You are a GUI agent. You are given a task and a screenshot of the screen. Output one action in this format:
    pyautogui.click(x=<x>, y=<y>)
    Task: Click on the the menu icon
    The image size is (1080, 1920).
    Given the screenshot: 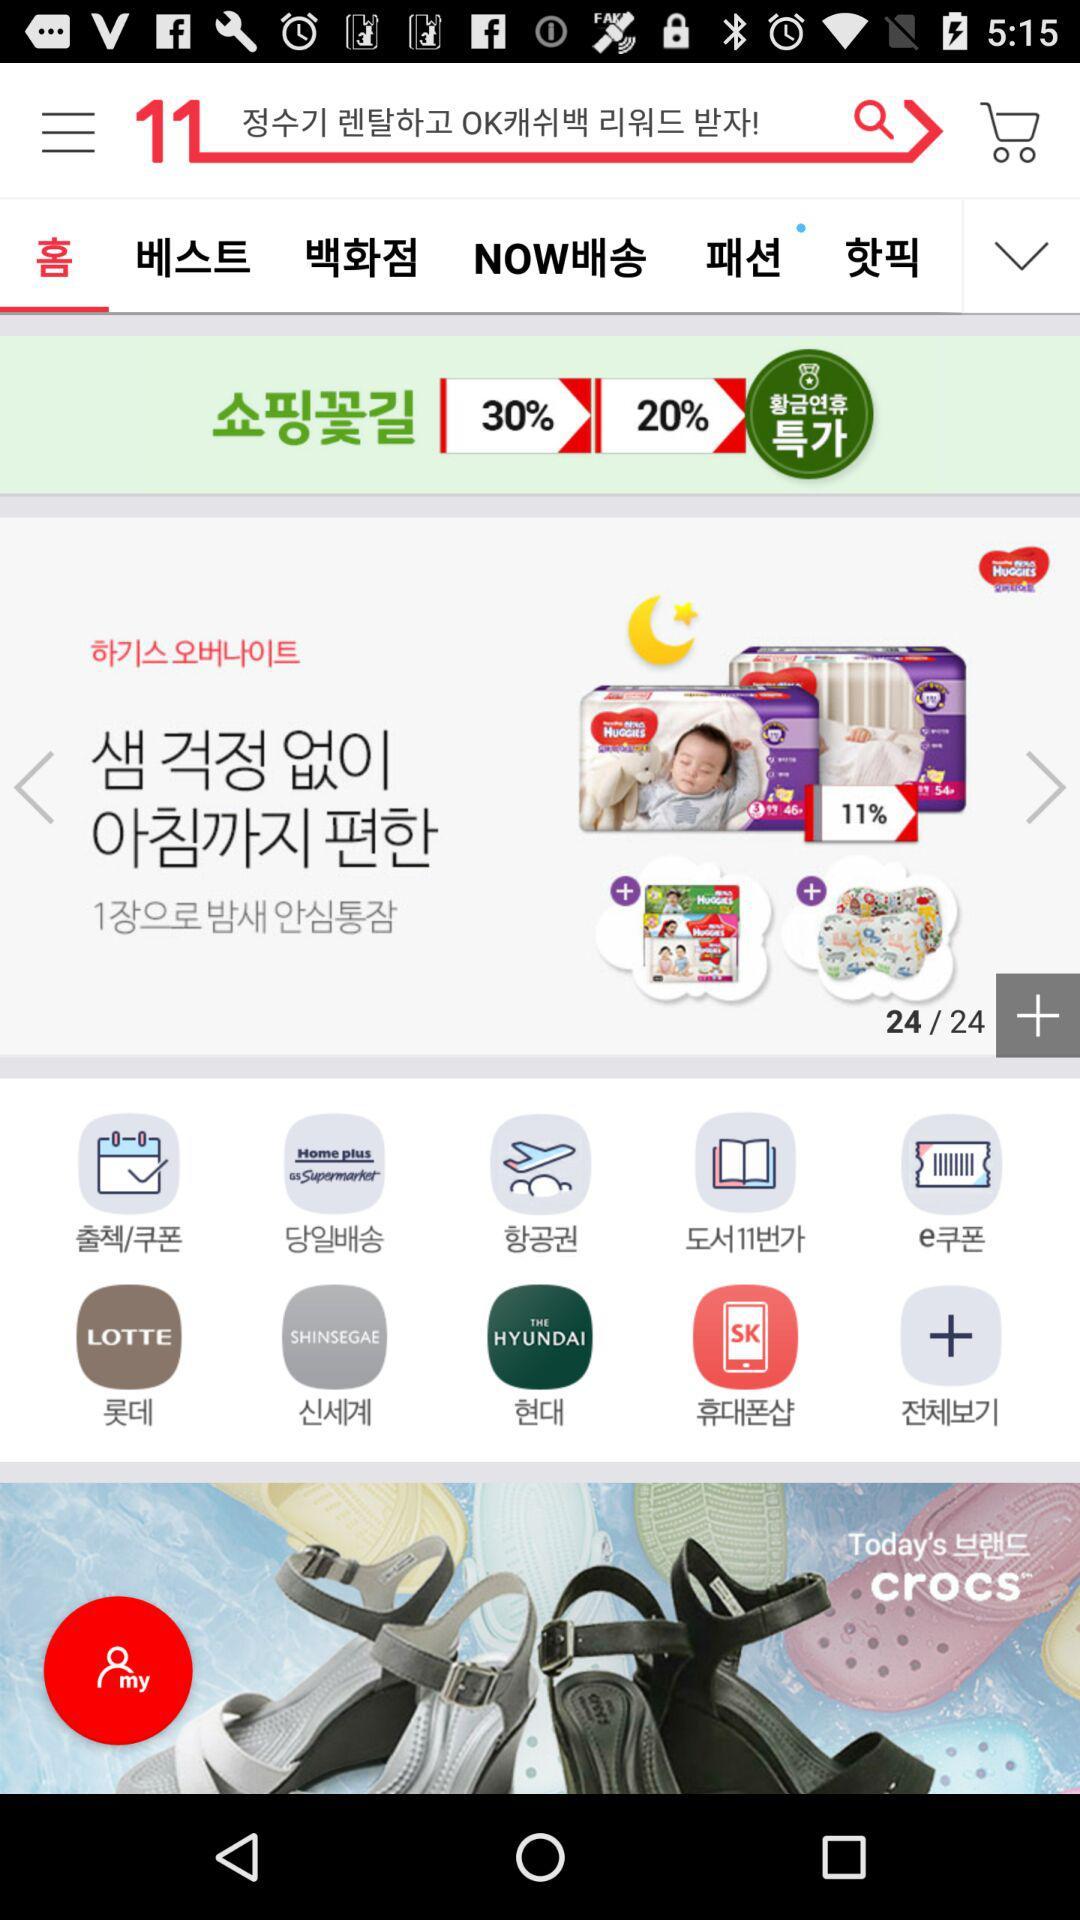 What is the action you would take?
    pyautogui.click(x=67, y=139)
    